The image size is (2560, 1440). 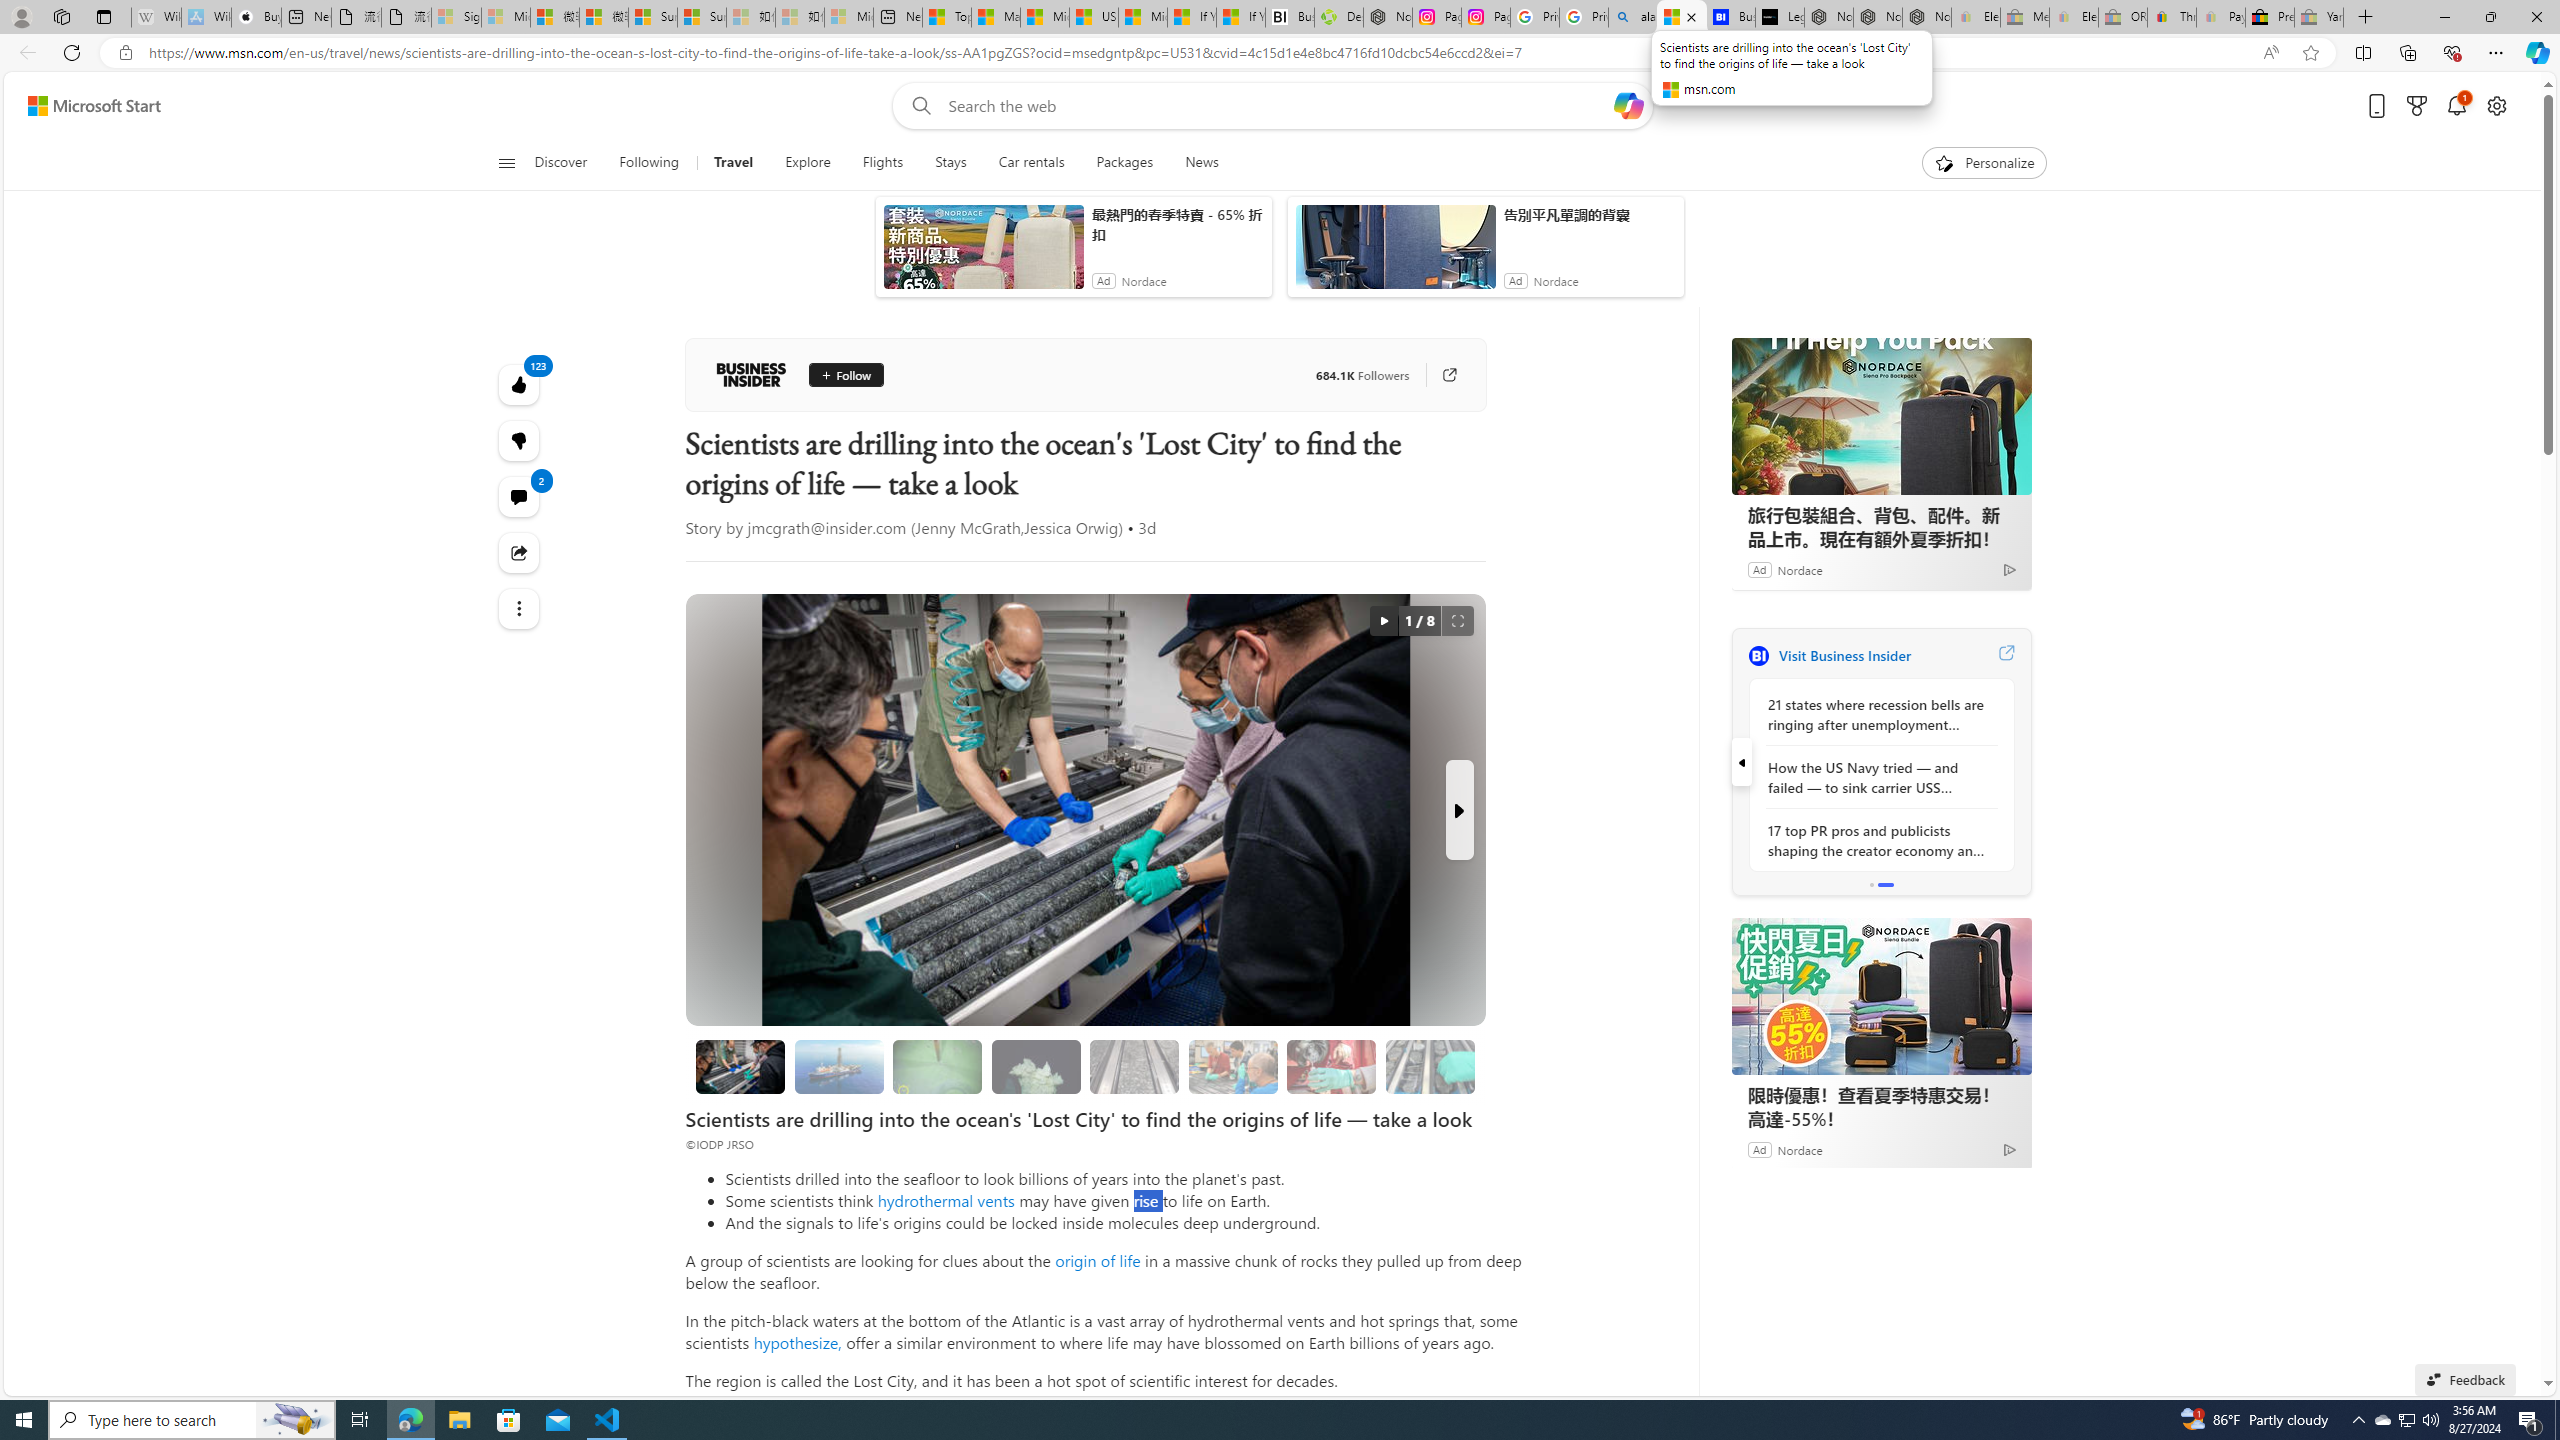 I want to click on 'Car rentals', so click(x=1031, y=162).